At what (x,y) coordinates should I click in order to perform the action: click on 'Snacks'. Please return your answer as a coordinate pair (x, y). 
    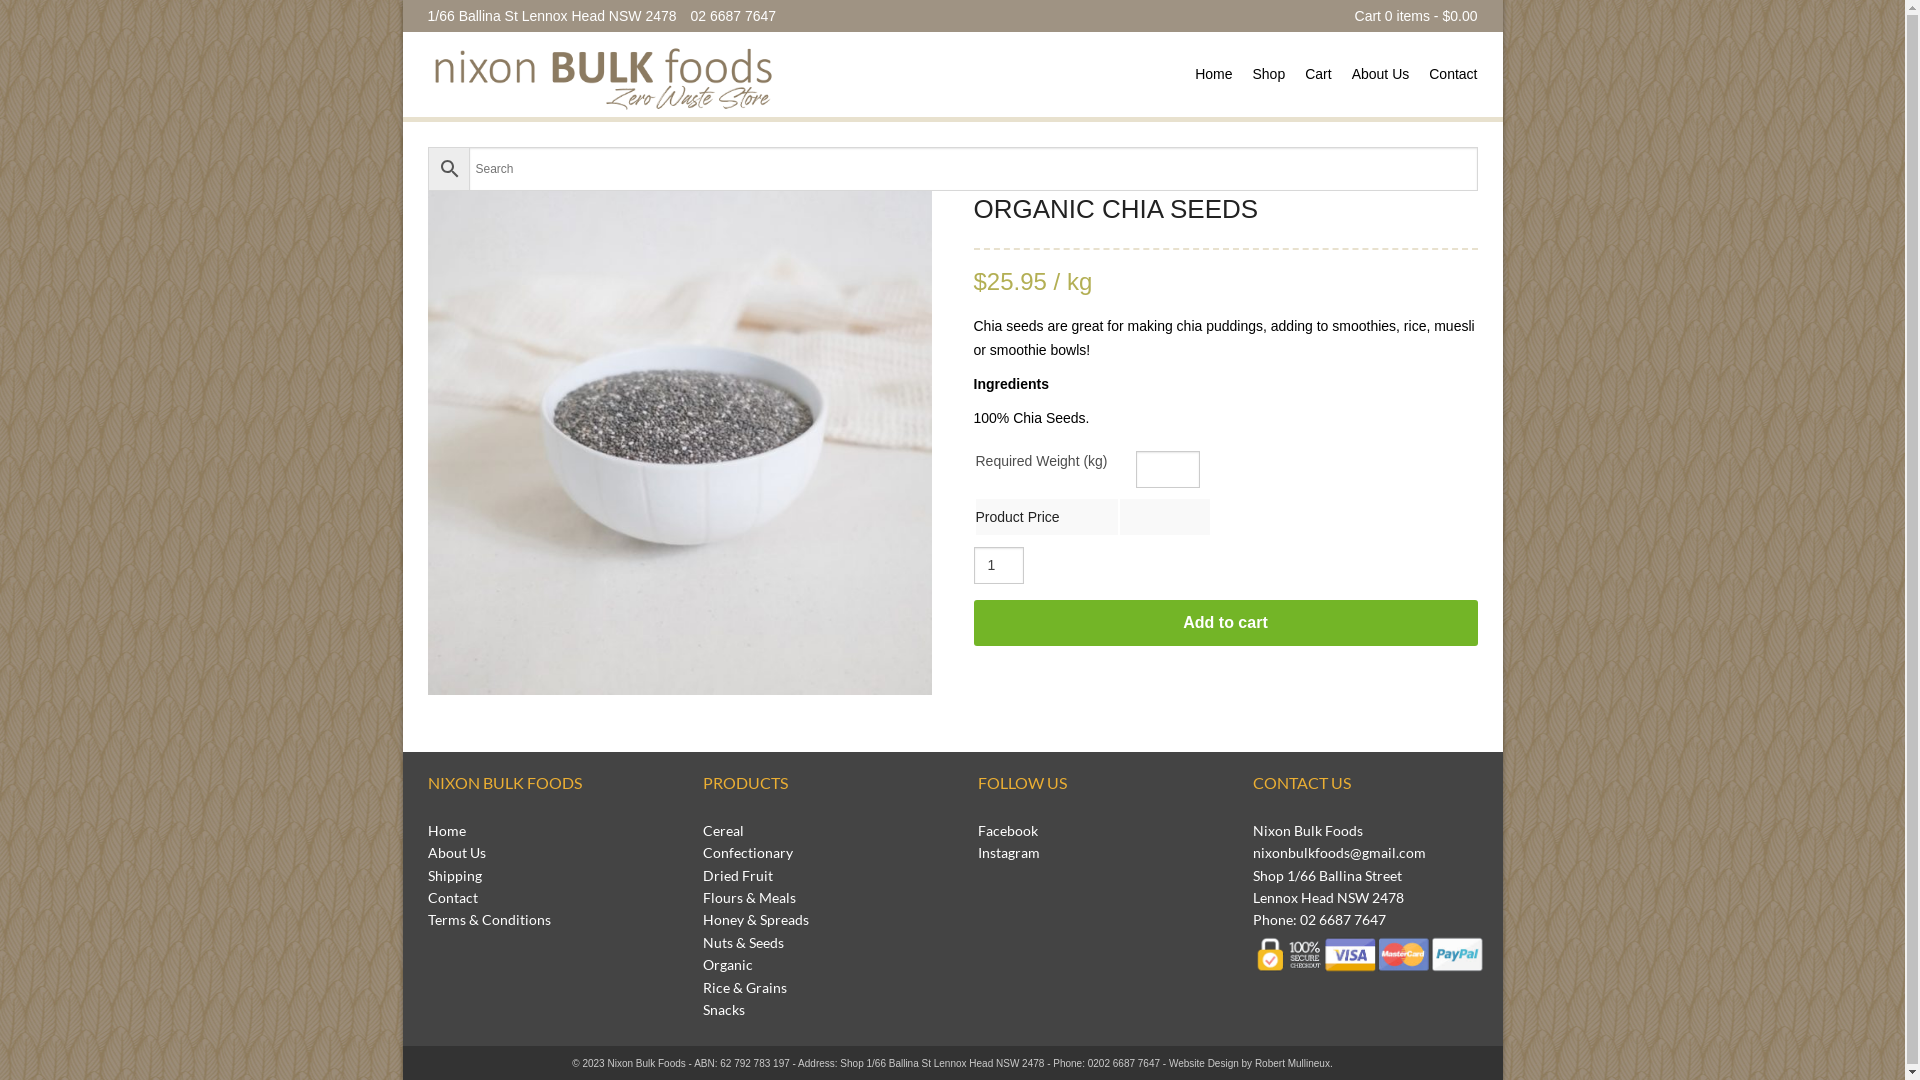
    Looking at the image, I should click on (722, 1009).